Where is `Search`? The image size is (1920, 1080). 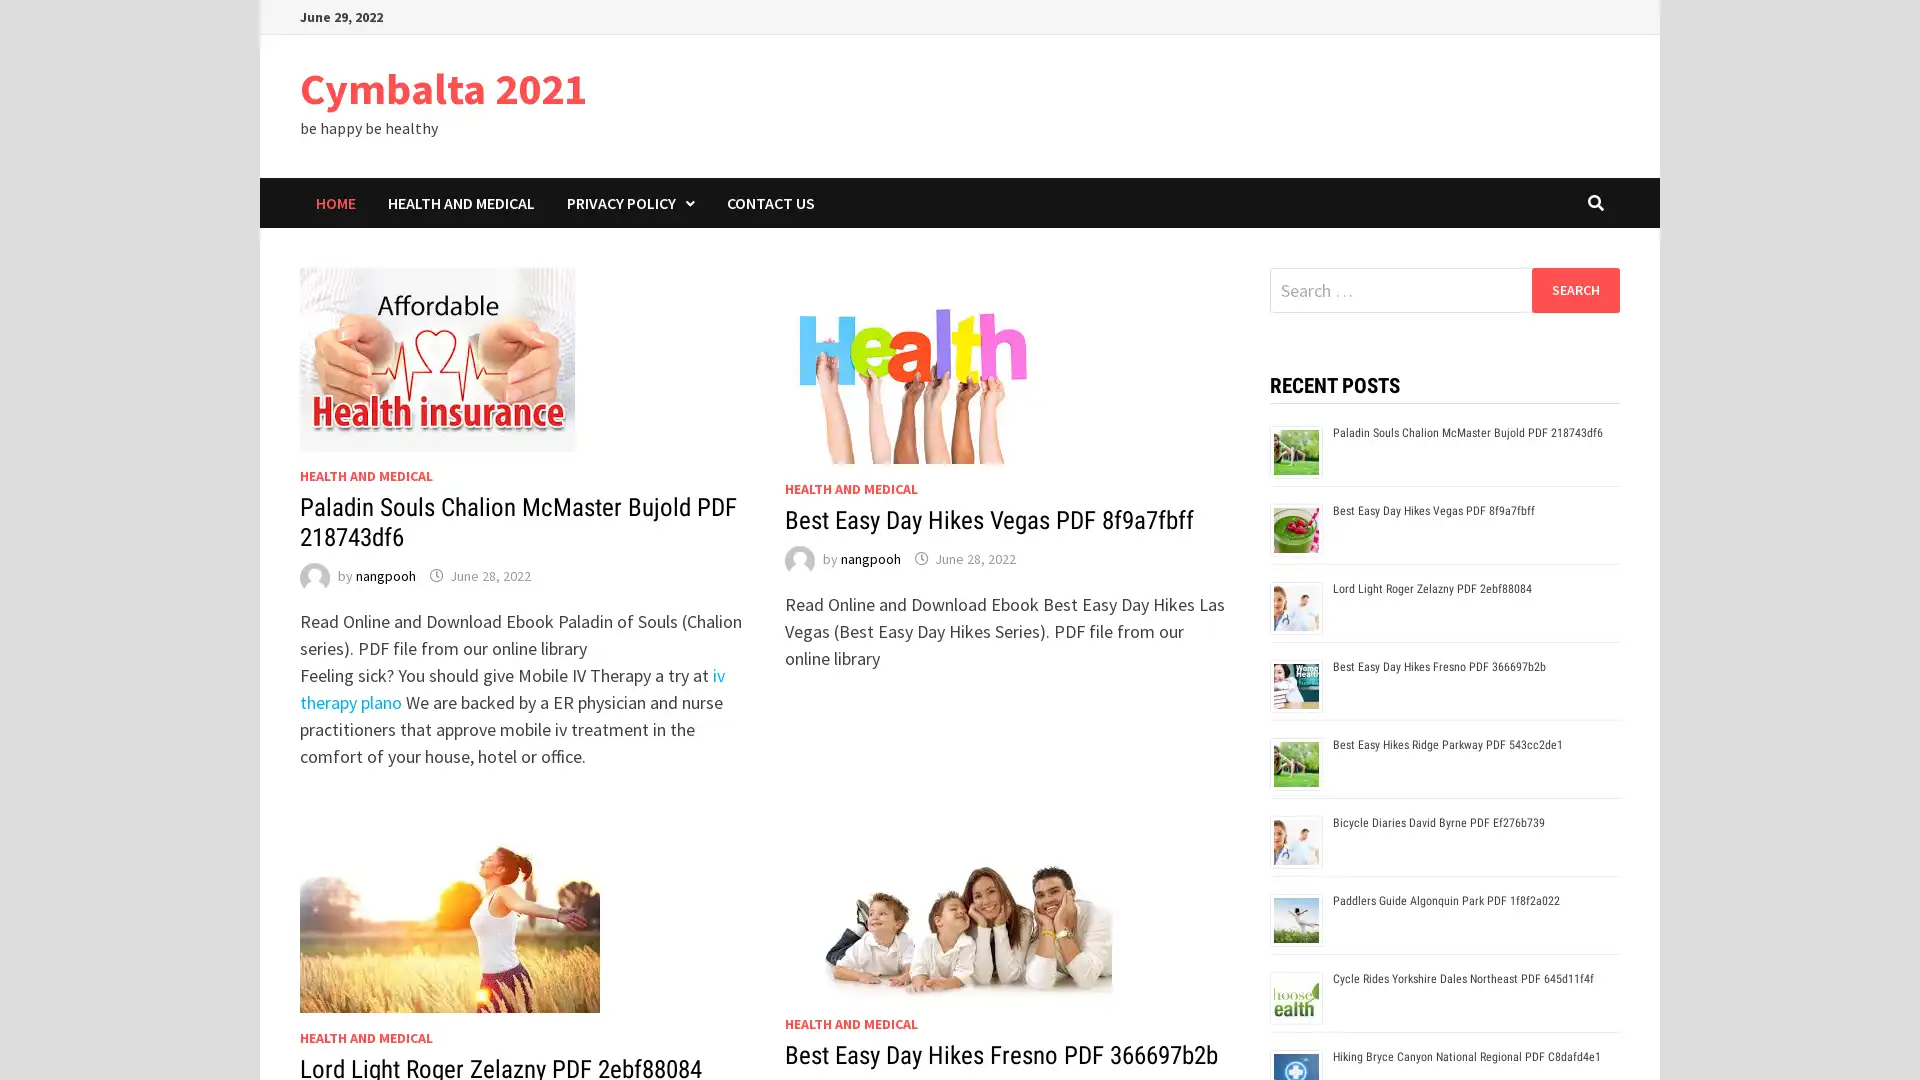 Search is located at coordinates (1574, 289).